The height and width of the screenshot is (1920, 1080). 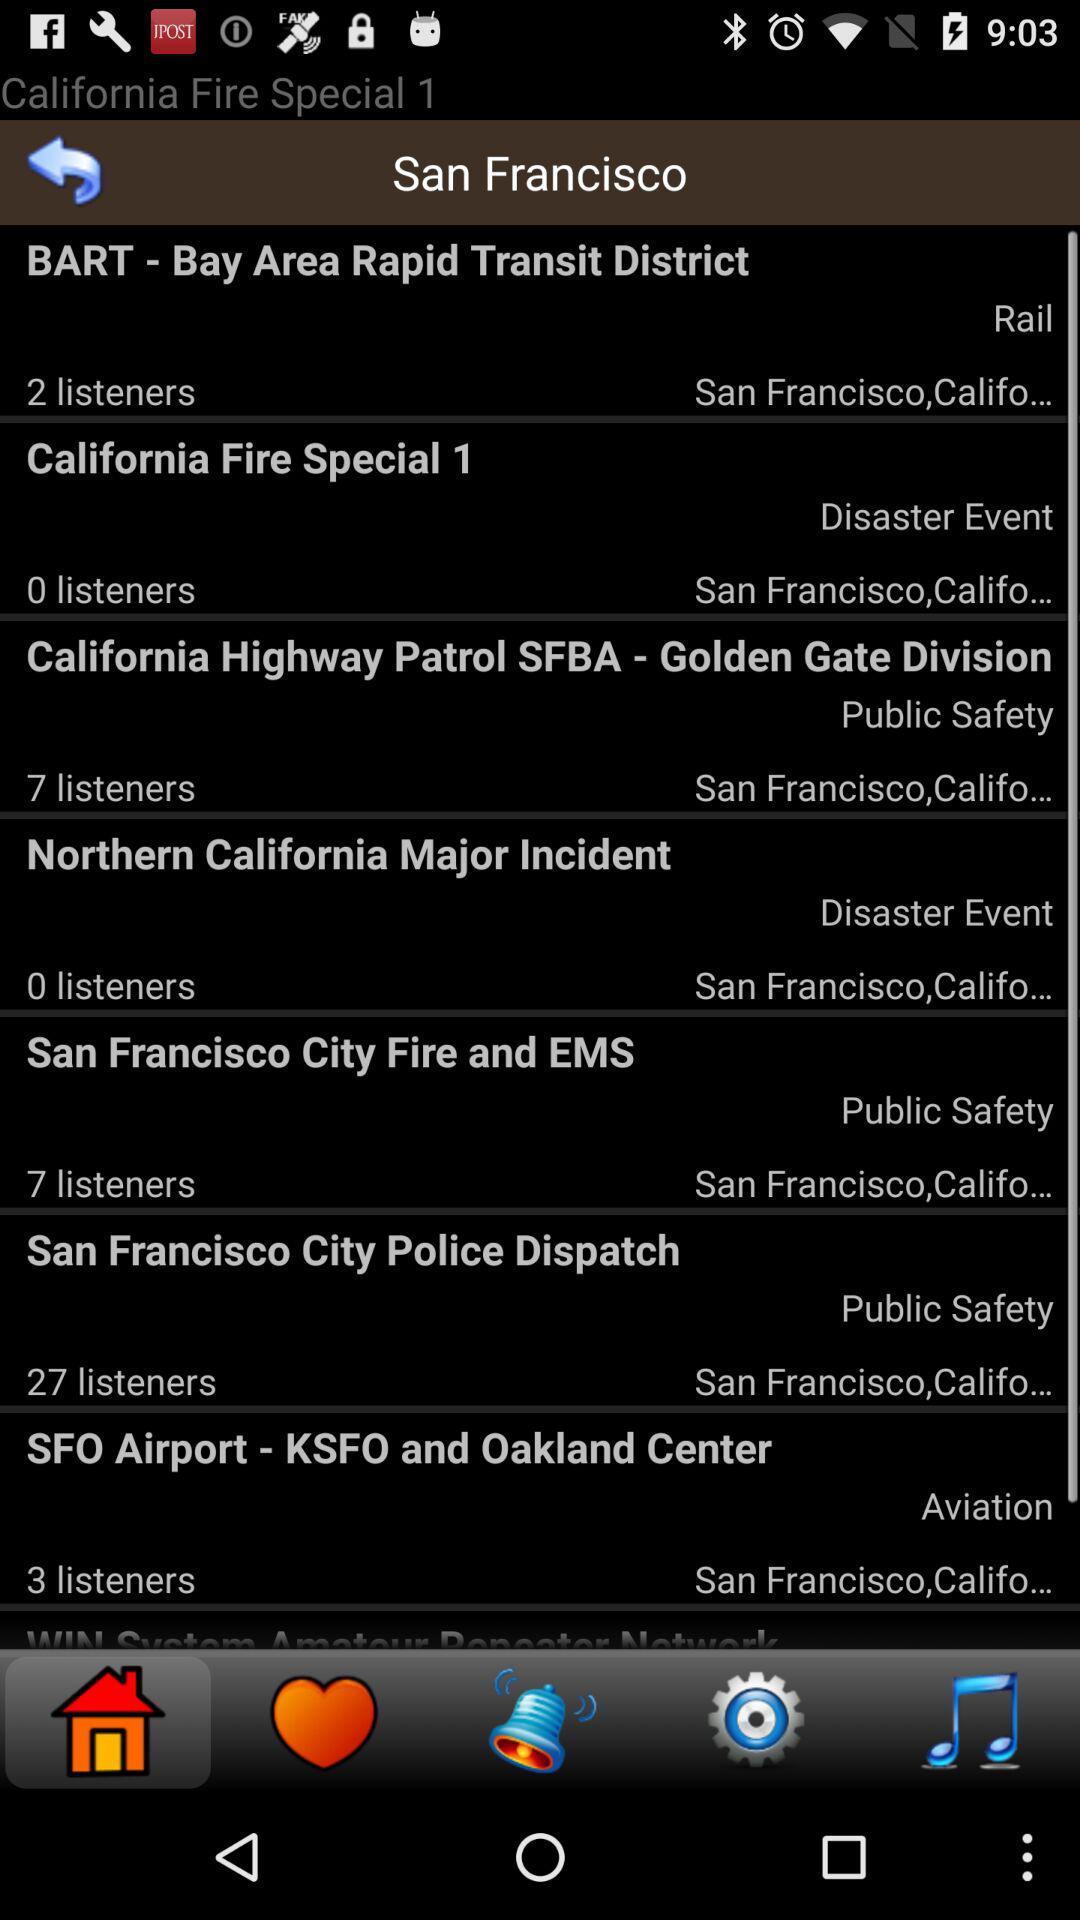 I want to click on the bart bay area item, so click(x=540, y=257).